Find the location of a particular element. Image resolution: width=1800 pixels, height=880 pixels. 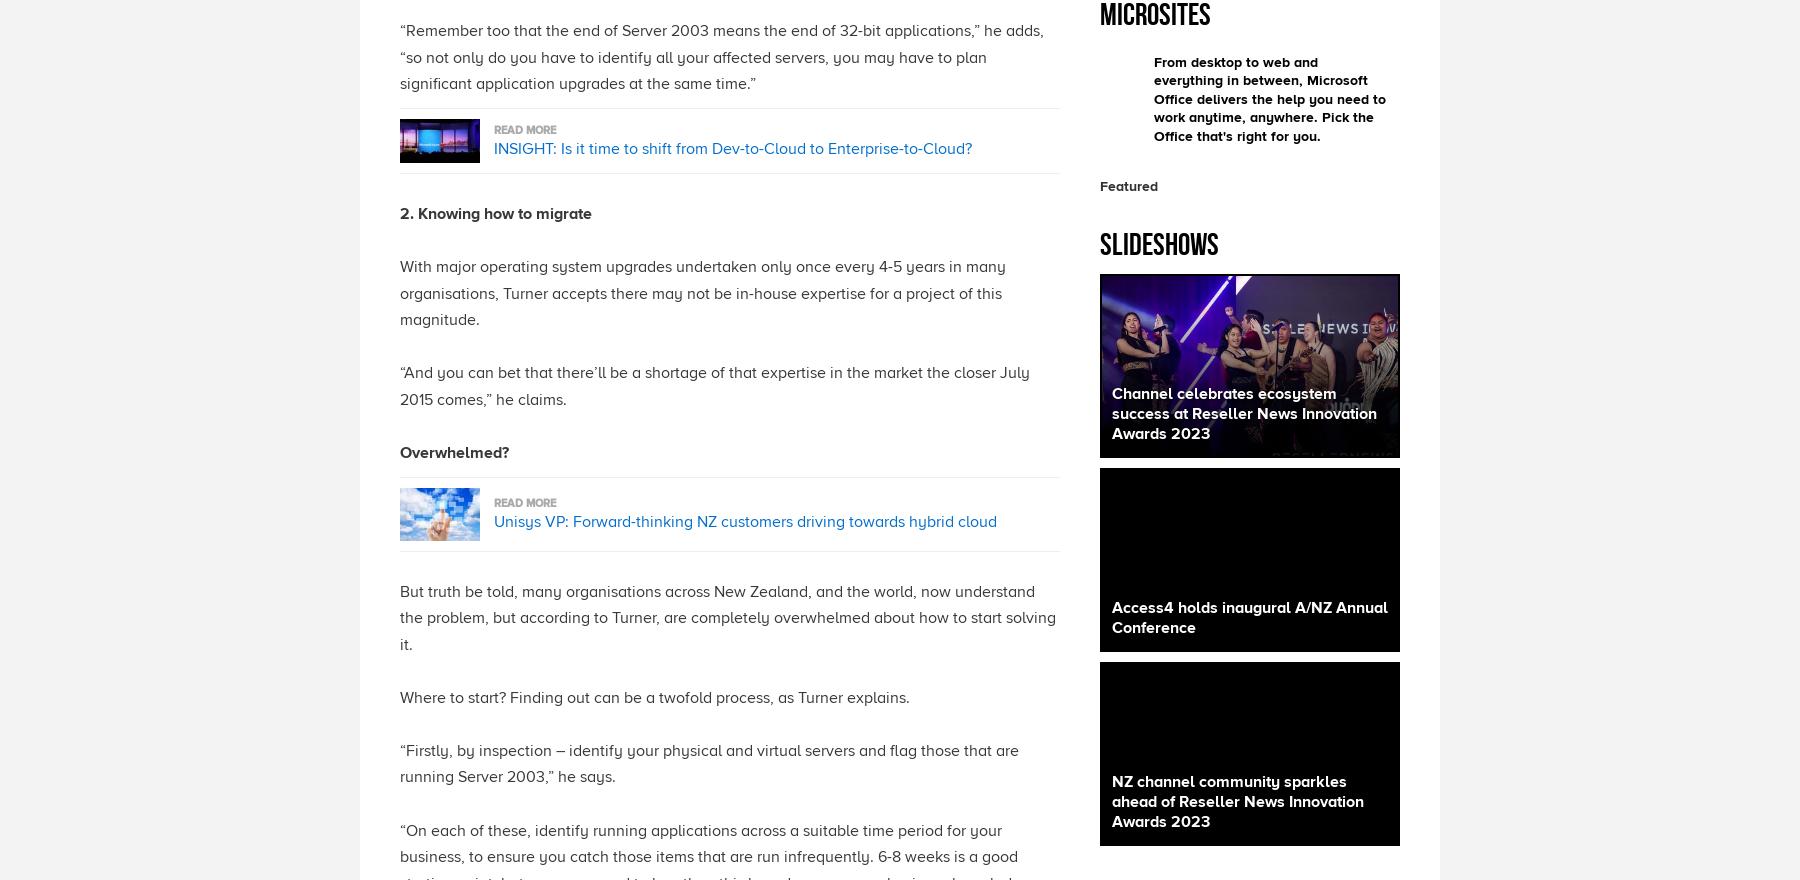

'Overwhelmed?' is located at coordinates (453, 452).